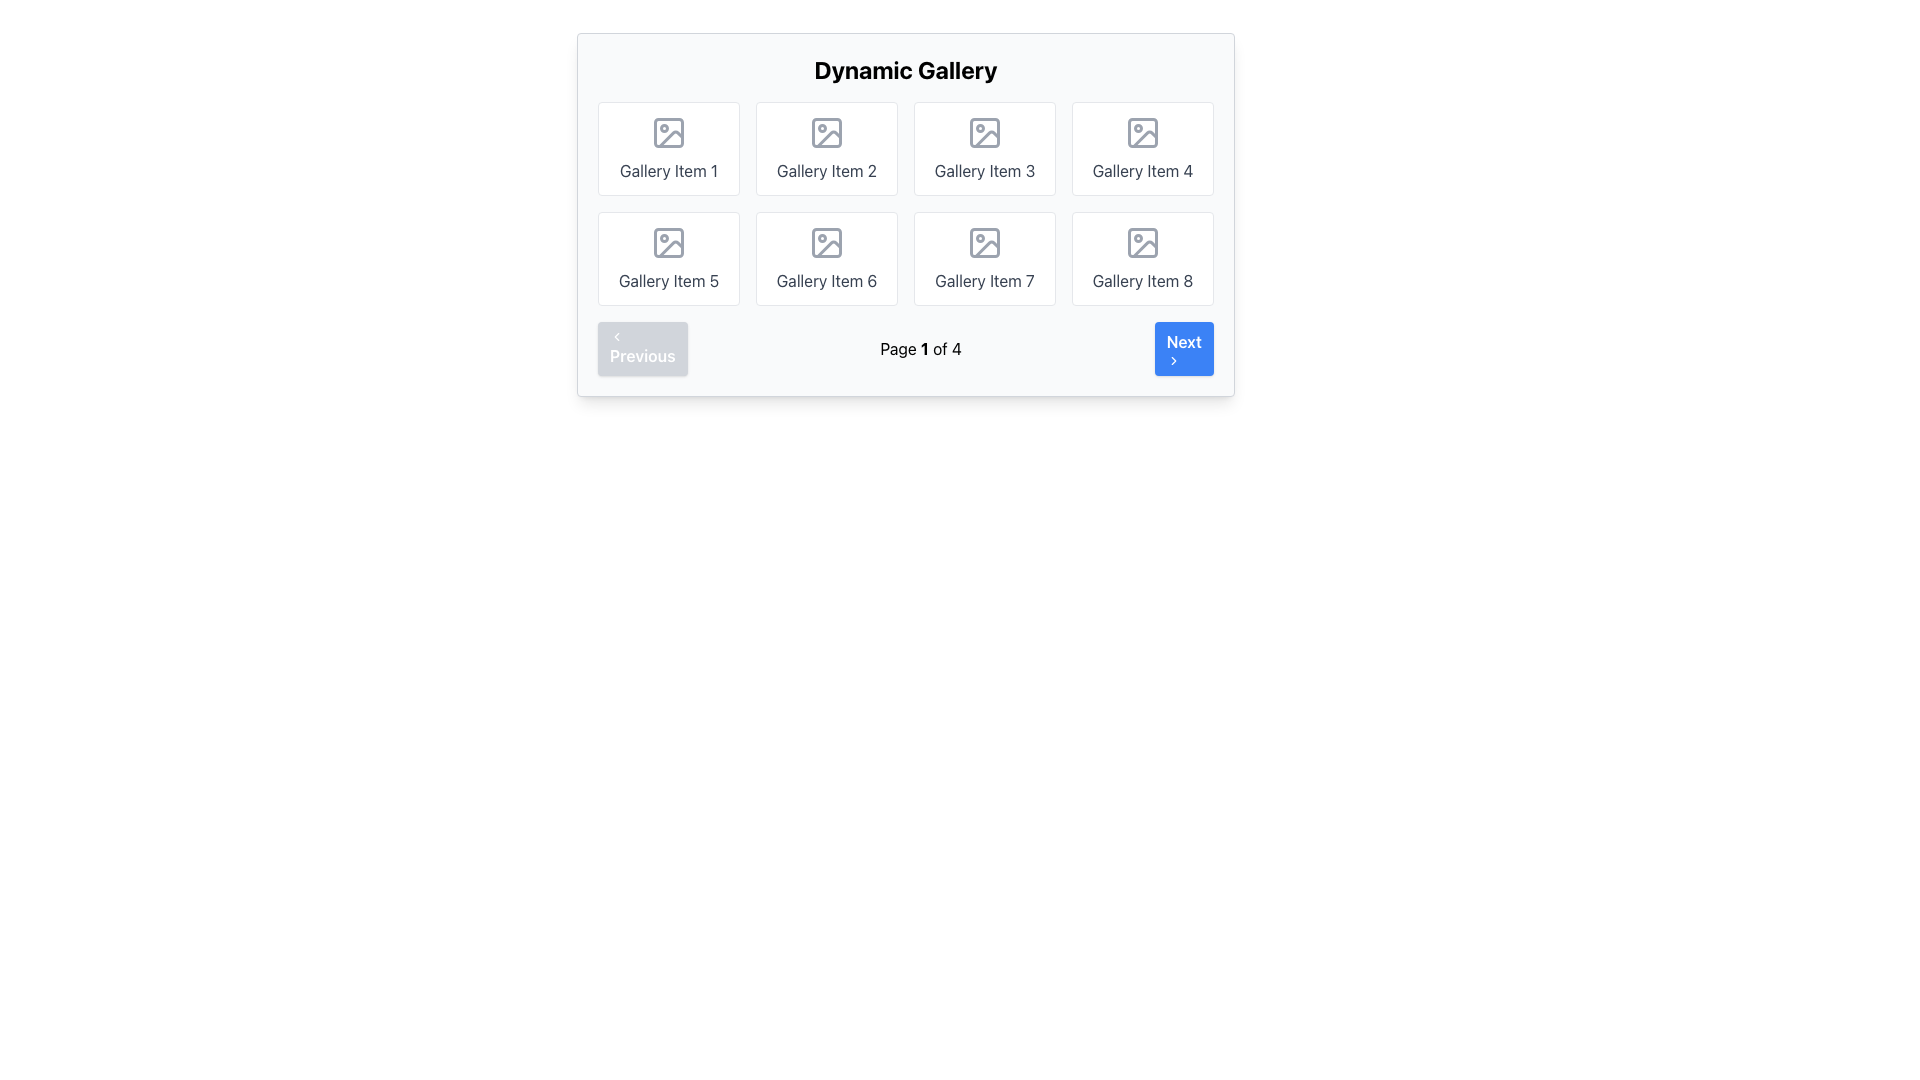 Image resolution: width=1920 pixels, height=1080 pixels. What do you see at coordinates (984, 148) in the screenshot?
I see `the gallery item card displaying a placeholder image and associated text, located in the first row, third column of the grid layout` at bounding box center [984, 148].